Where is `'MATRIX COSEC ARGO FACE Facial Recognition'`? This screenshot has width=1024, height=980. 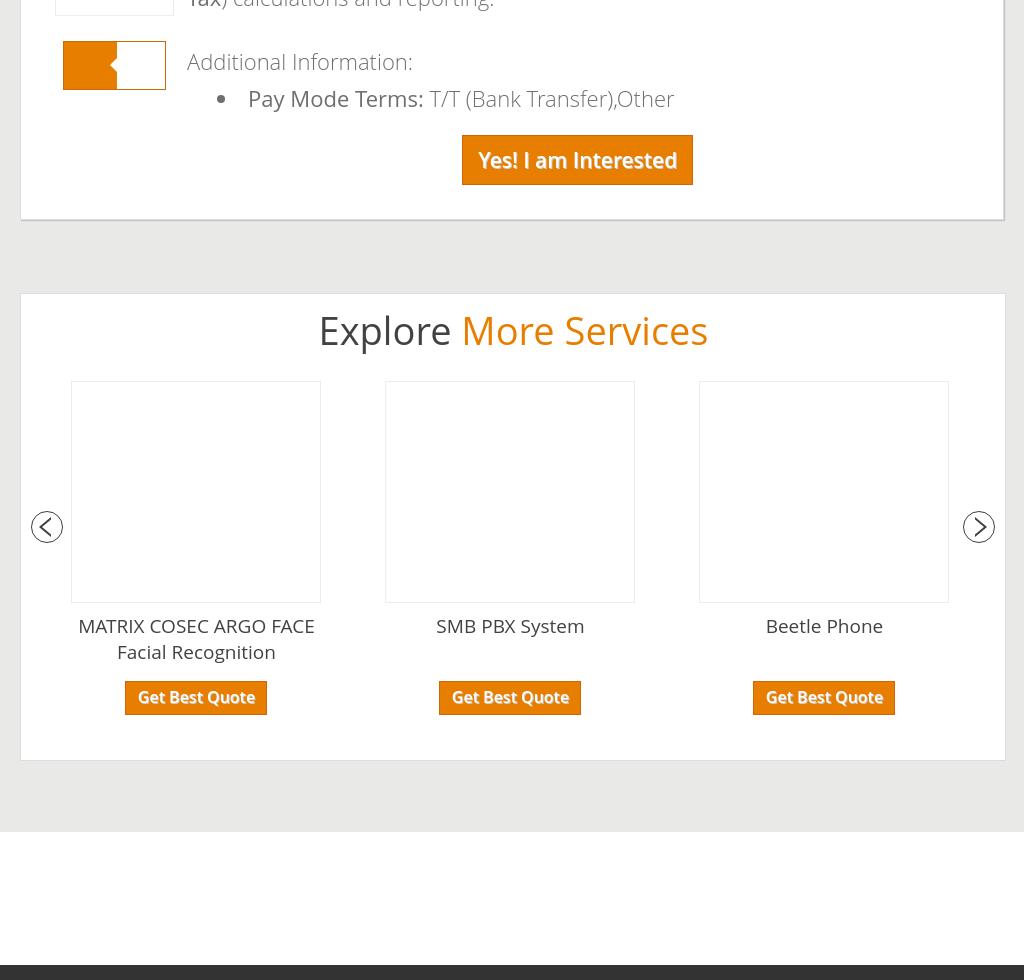
'MATRIX COSEC ARGO FACE Facial Recognition' is located at coordinates (195, 638).